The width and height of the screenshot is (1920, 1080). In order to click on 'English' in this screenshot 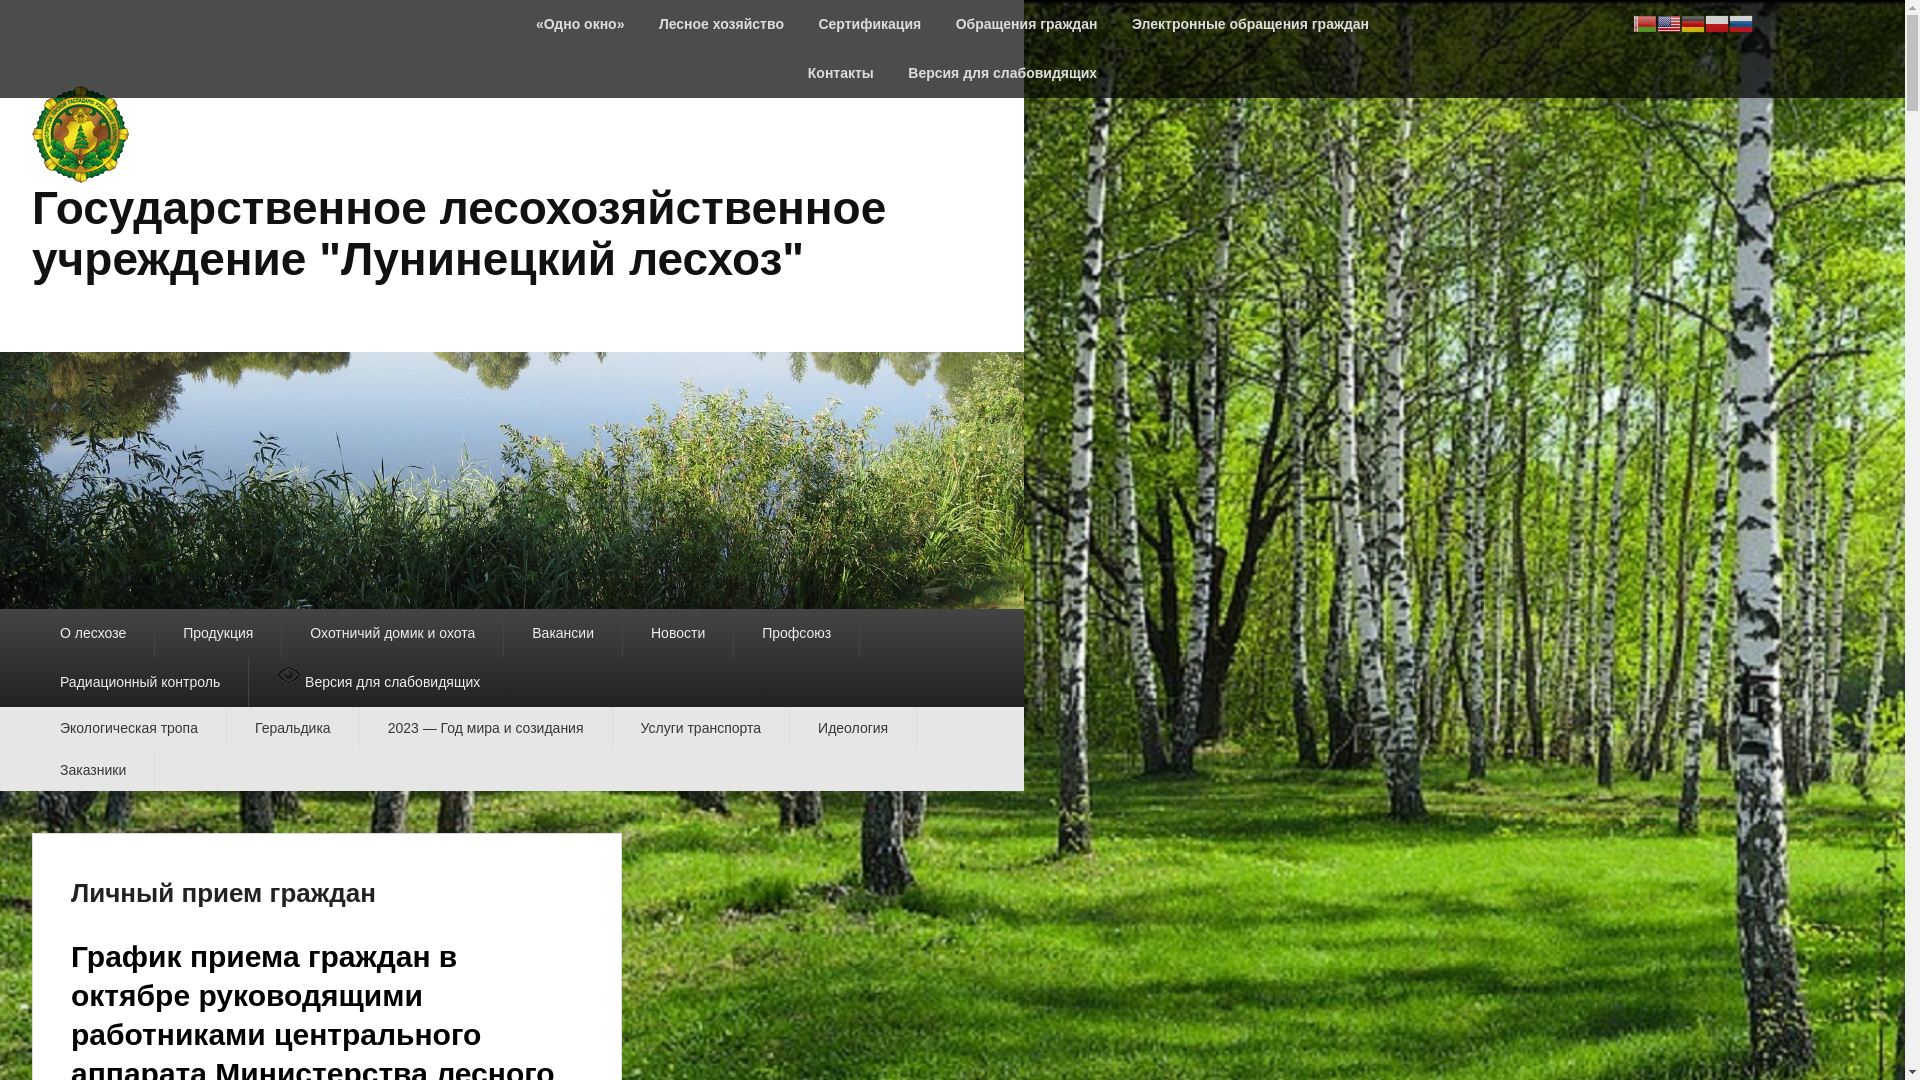, I will do `click(1669, 22)`.